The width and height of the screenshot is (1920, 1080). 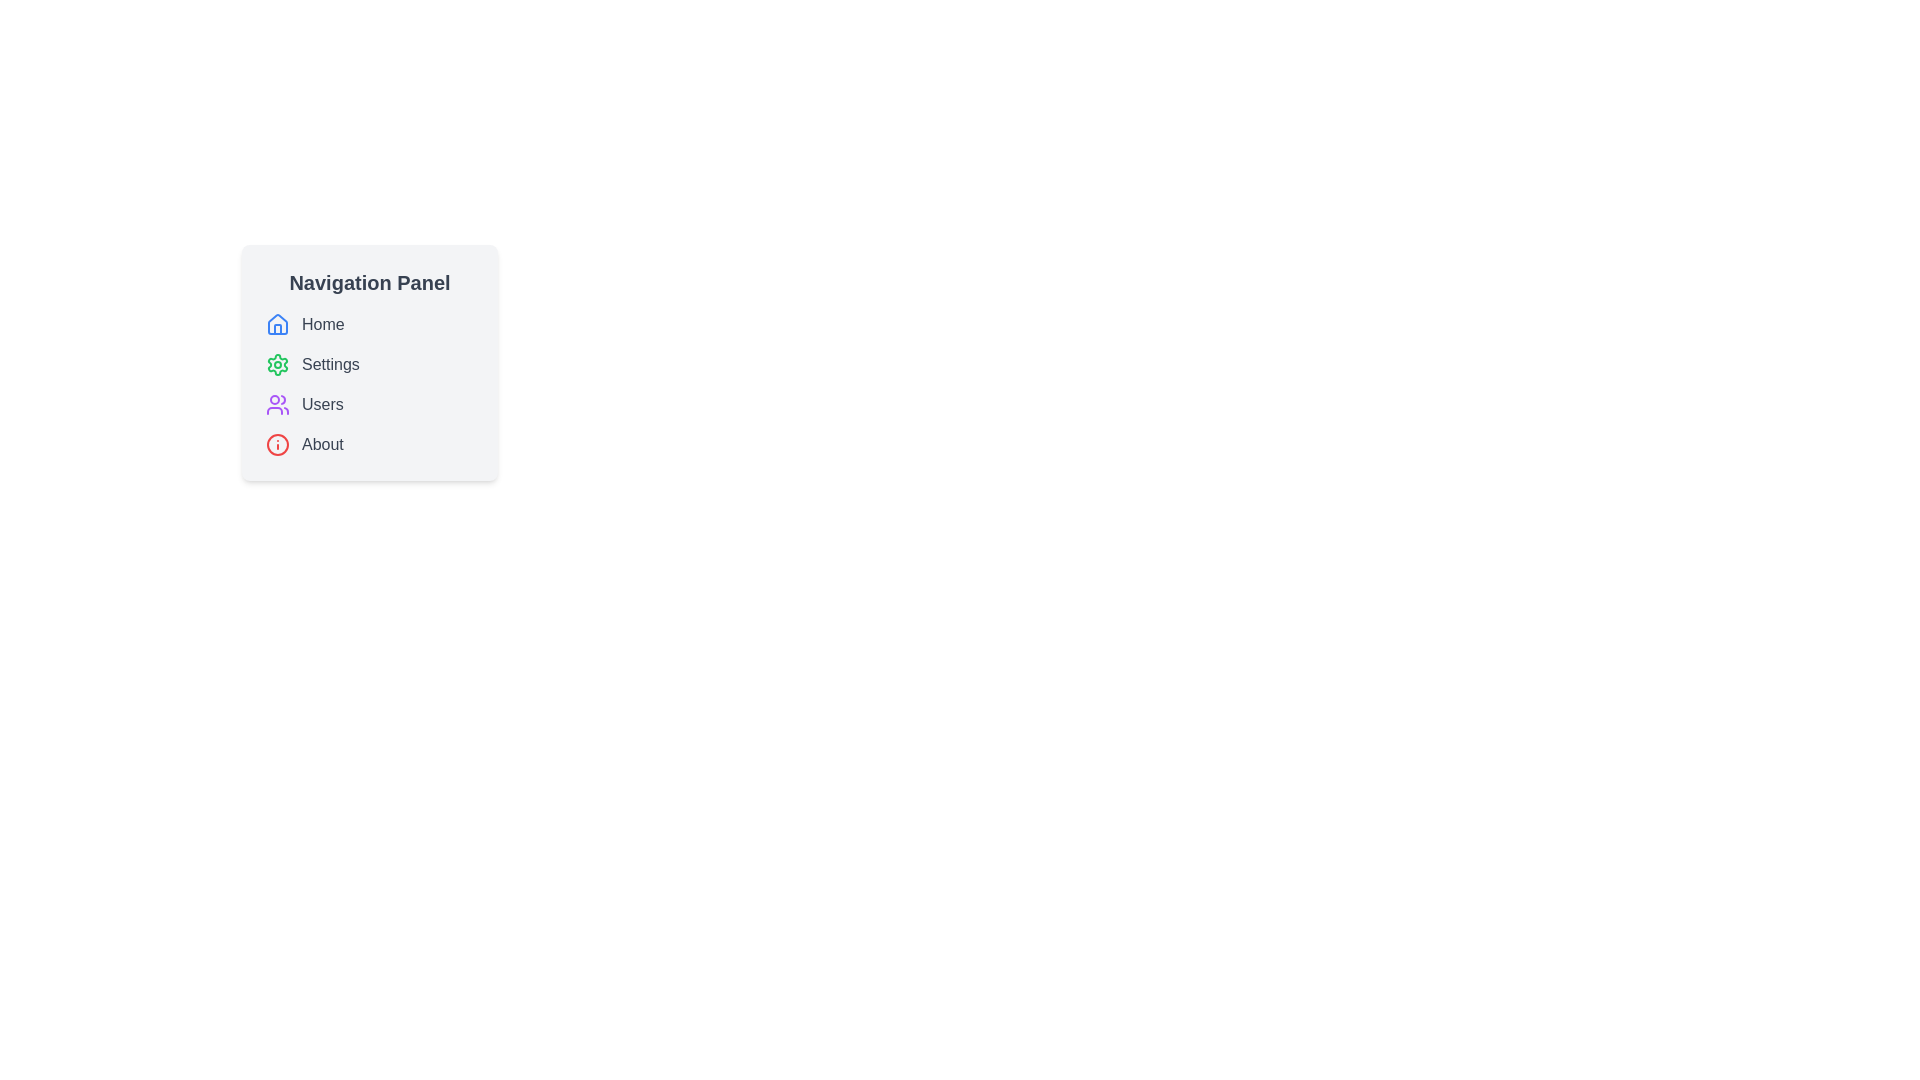 I want to click on the settings icon in the vertical navigation panel, located below the home icon and above the users icon, so click(x=277, y=365).